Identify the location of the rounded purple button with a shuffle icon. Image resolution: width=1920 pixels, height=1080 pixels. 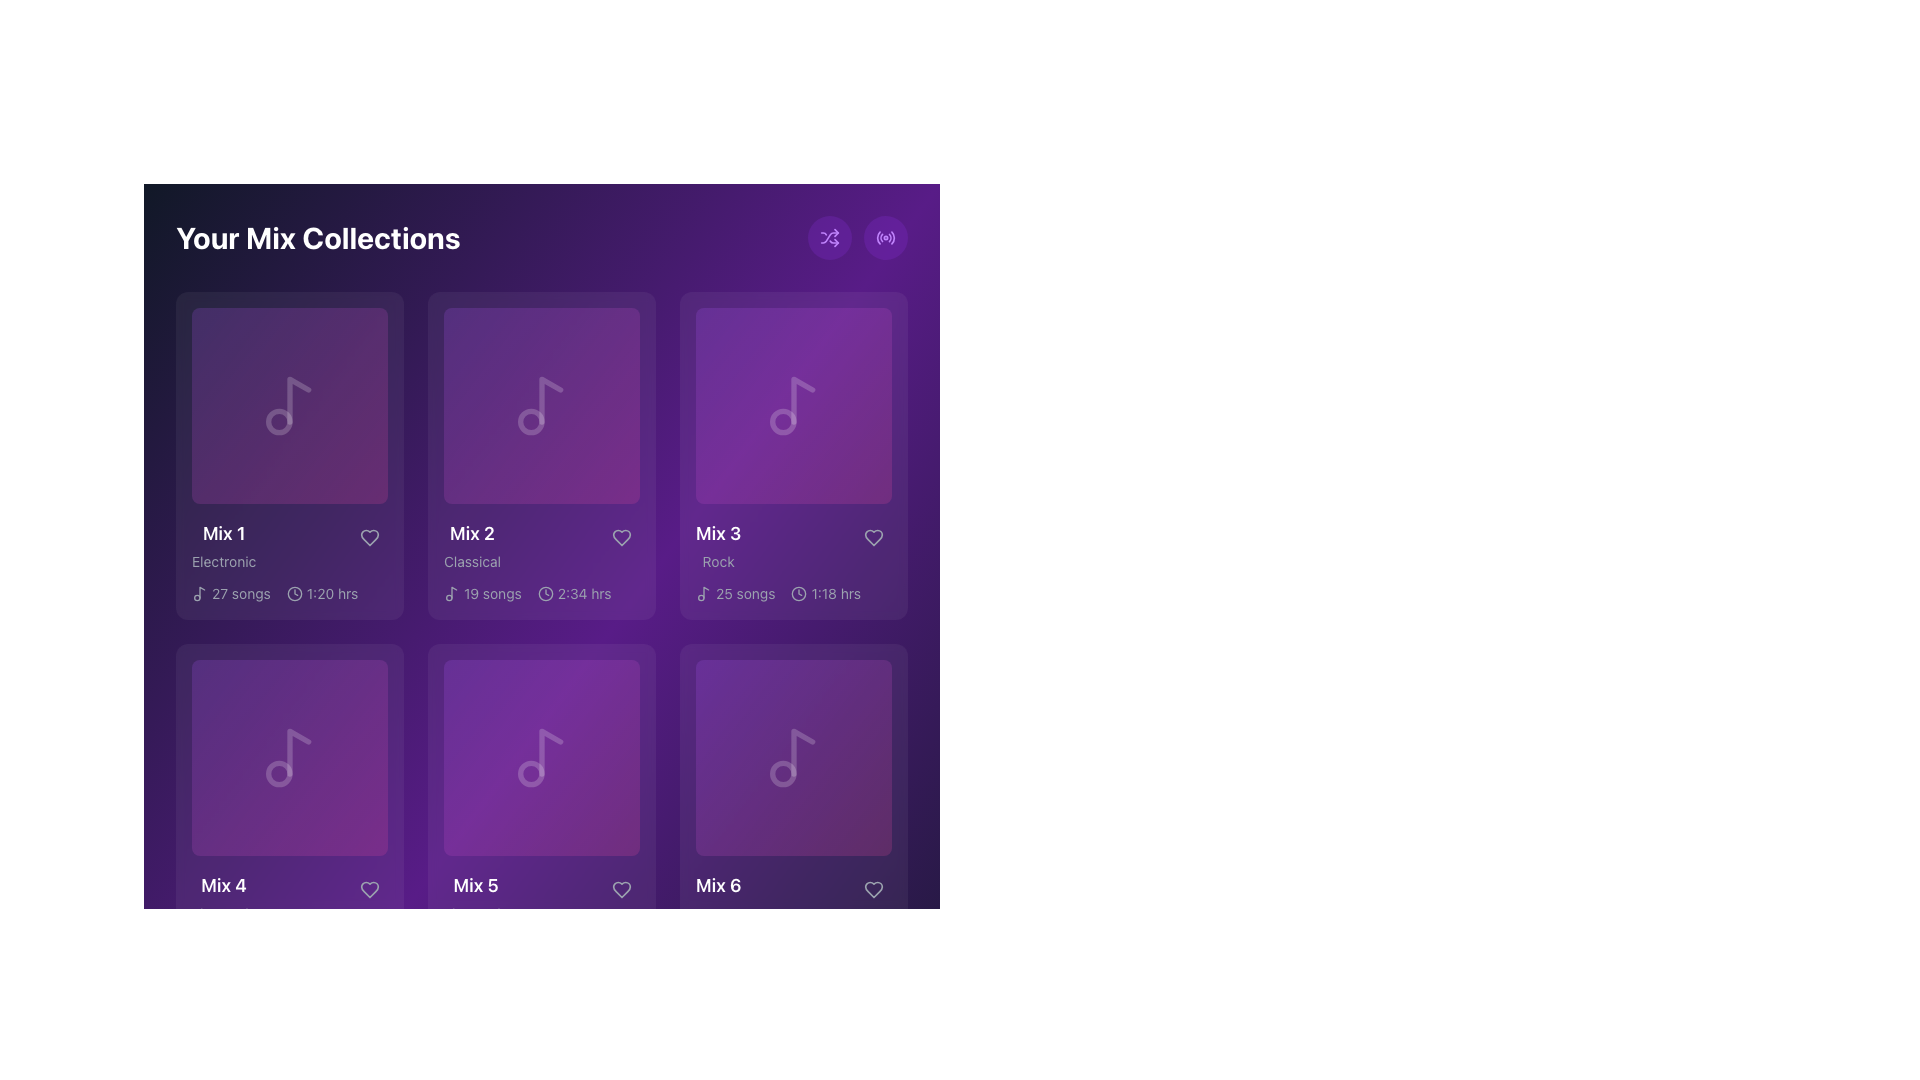
(830, 237).